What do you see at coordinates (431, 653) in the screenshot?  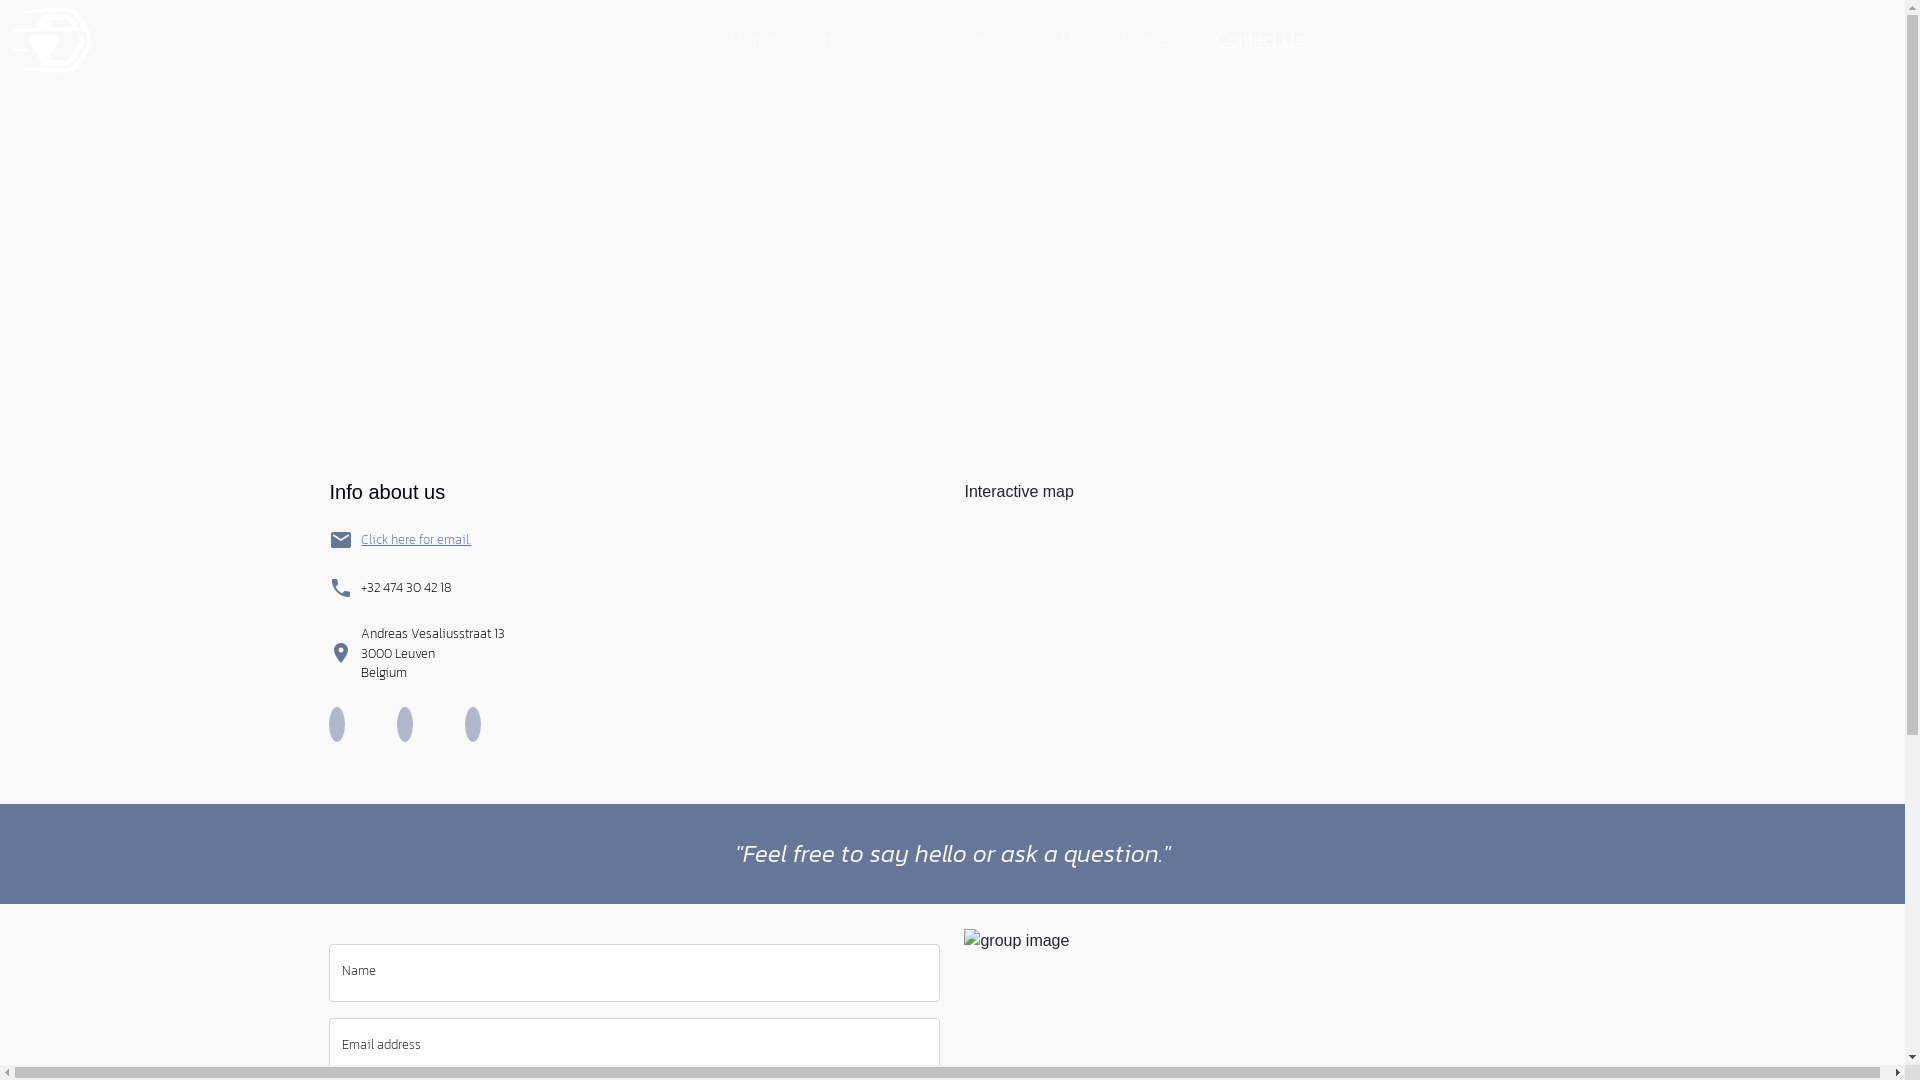 I see `'Andreas Vesaliusstraat 13` at bounding box center [431, 653].